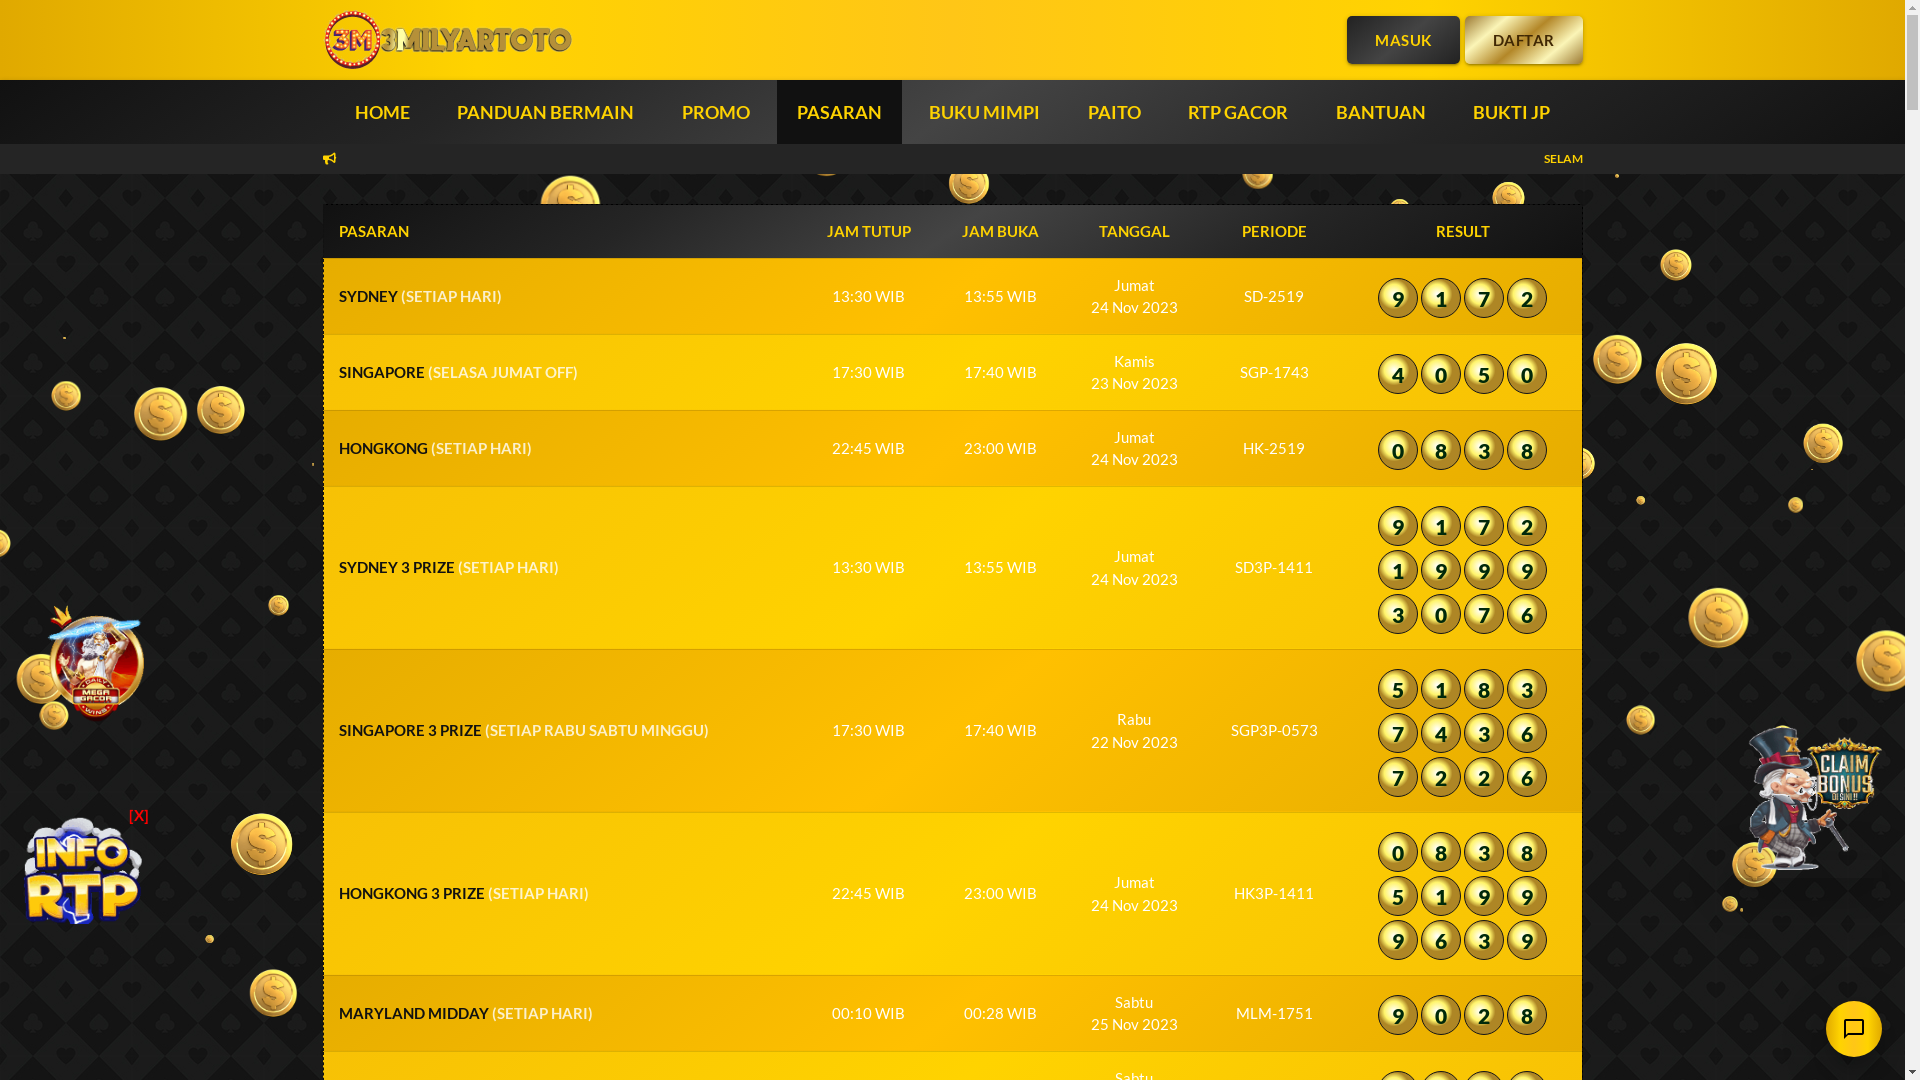  Describe the element at coordinates (446, 567) in the screenshot. I see `'SYDNEY 3 PRIZE (SETIAP HARI)'` at that location.